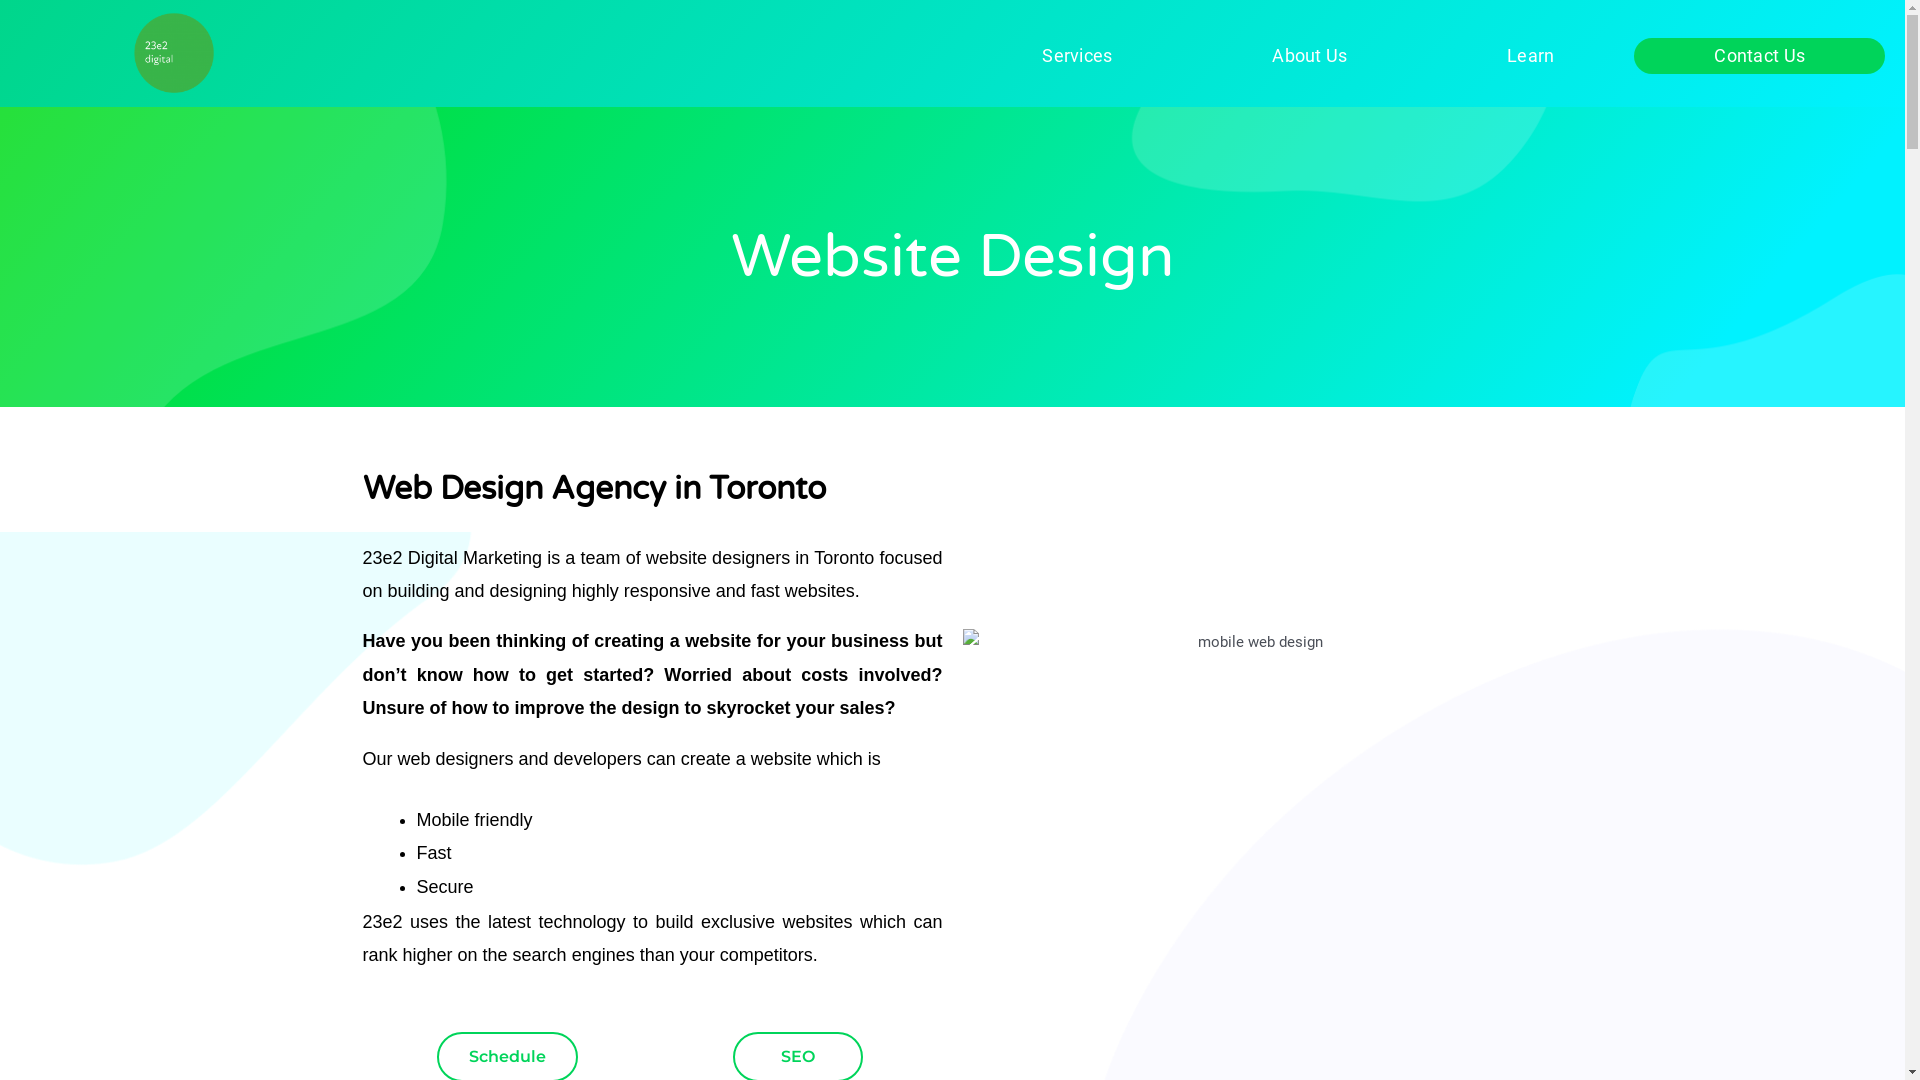 The image size is (1920, 1080). Describe the element at coordinates (1529, 55) in the screenshot. I see `'Learn'` at that location.